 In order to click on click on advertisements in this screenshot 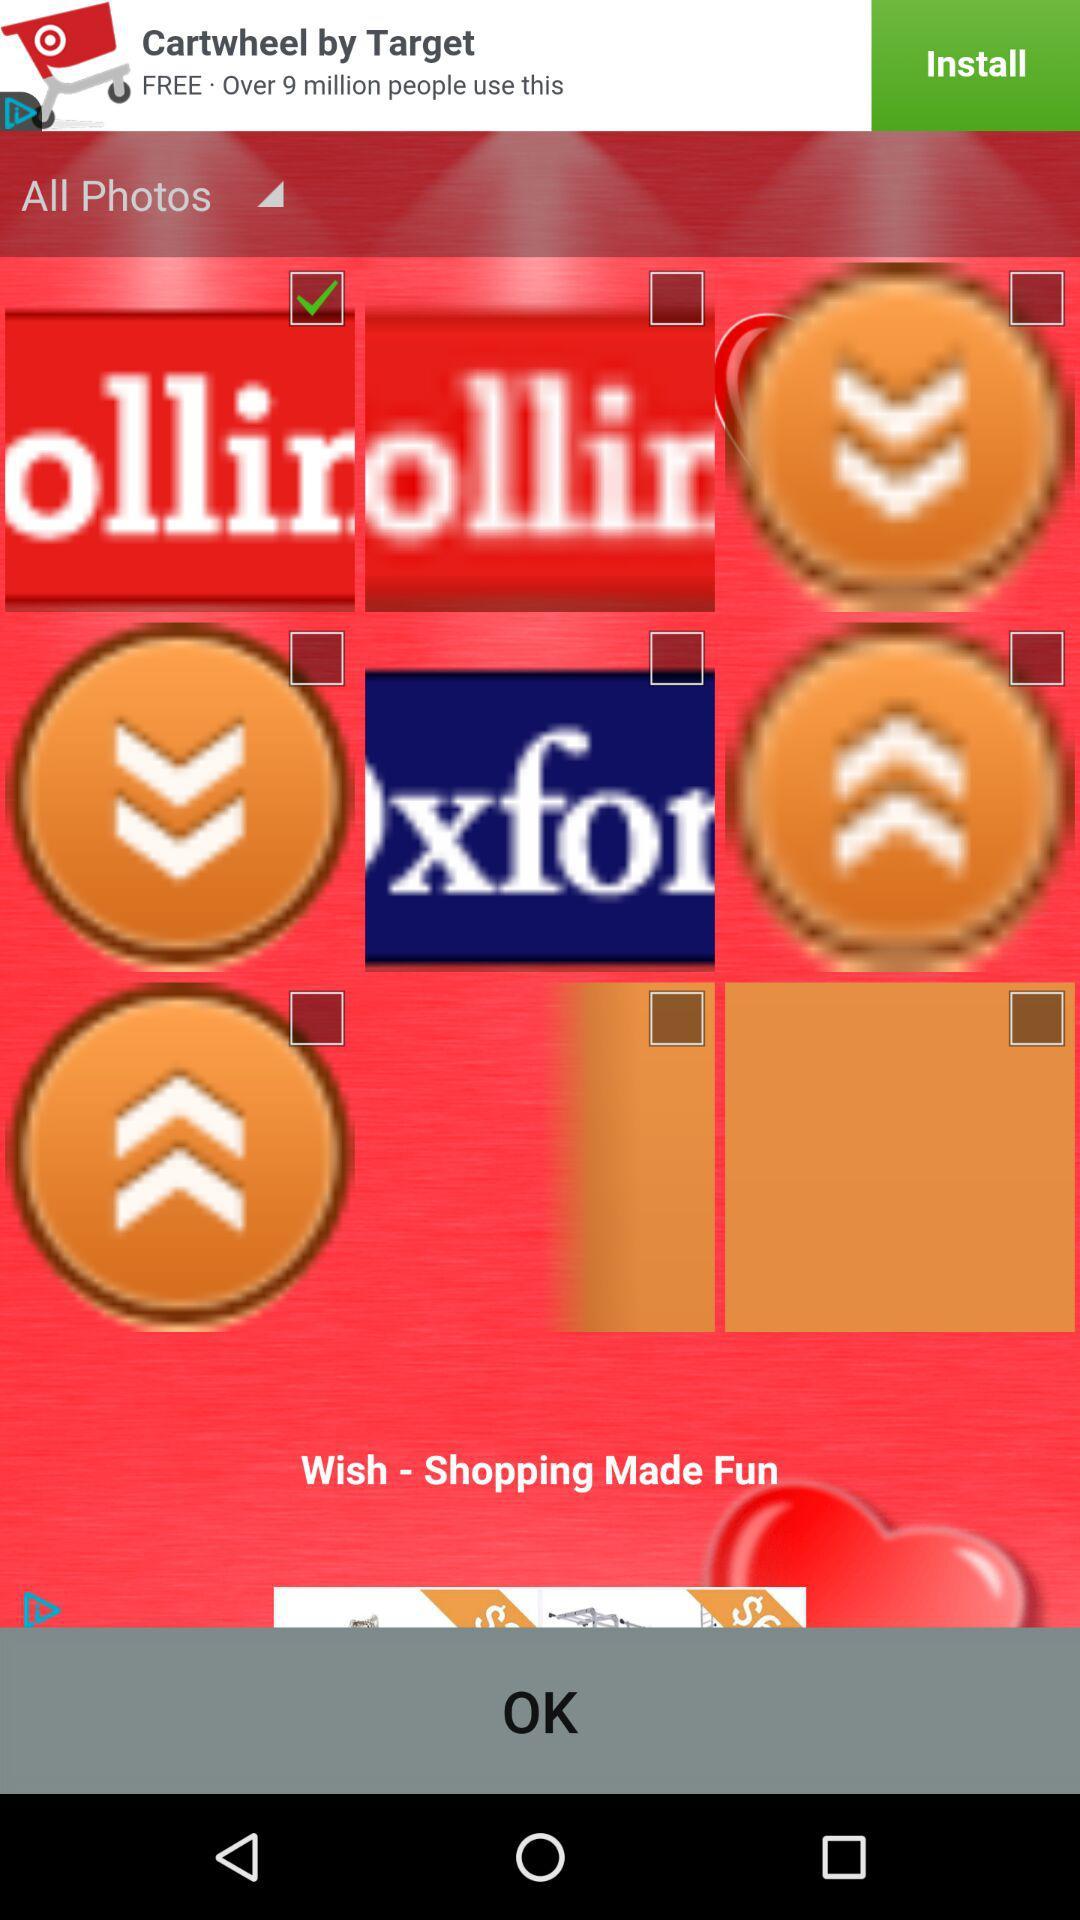, I will do `click(540, 1607)`.